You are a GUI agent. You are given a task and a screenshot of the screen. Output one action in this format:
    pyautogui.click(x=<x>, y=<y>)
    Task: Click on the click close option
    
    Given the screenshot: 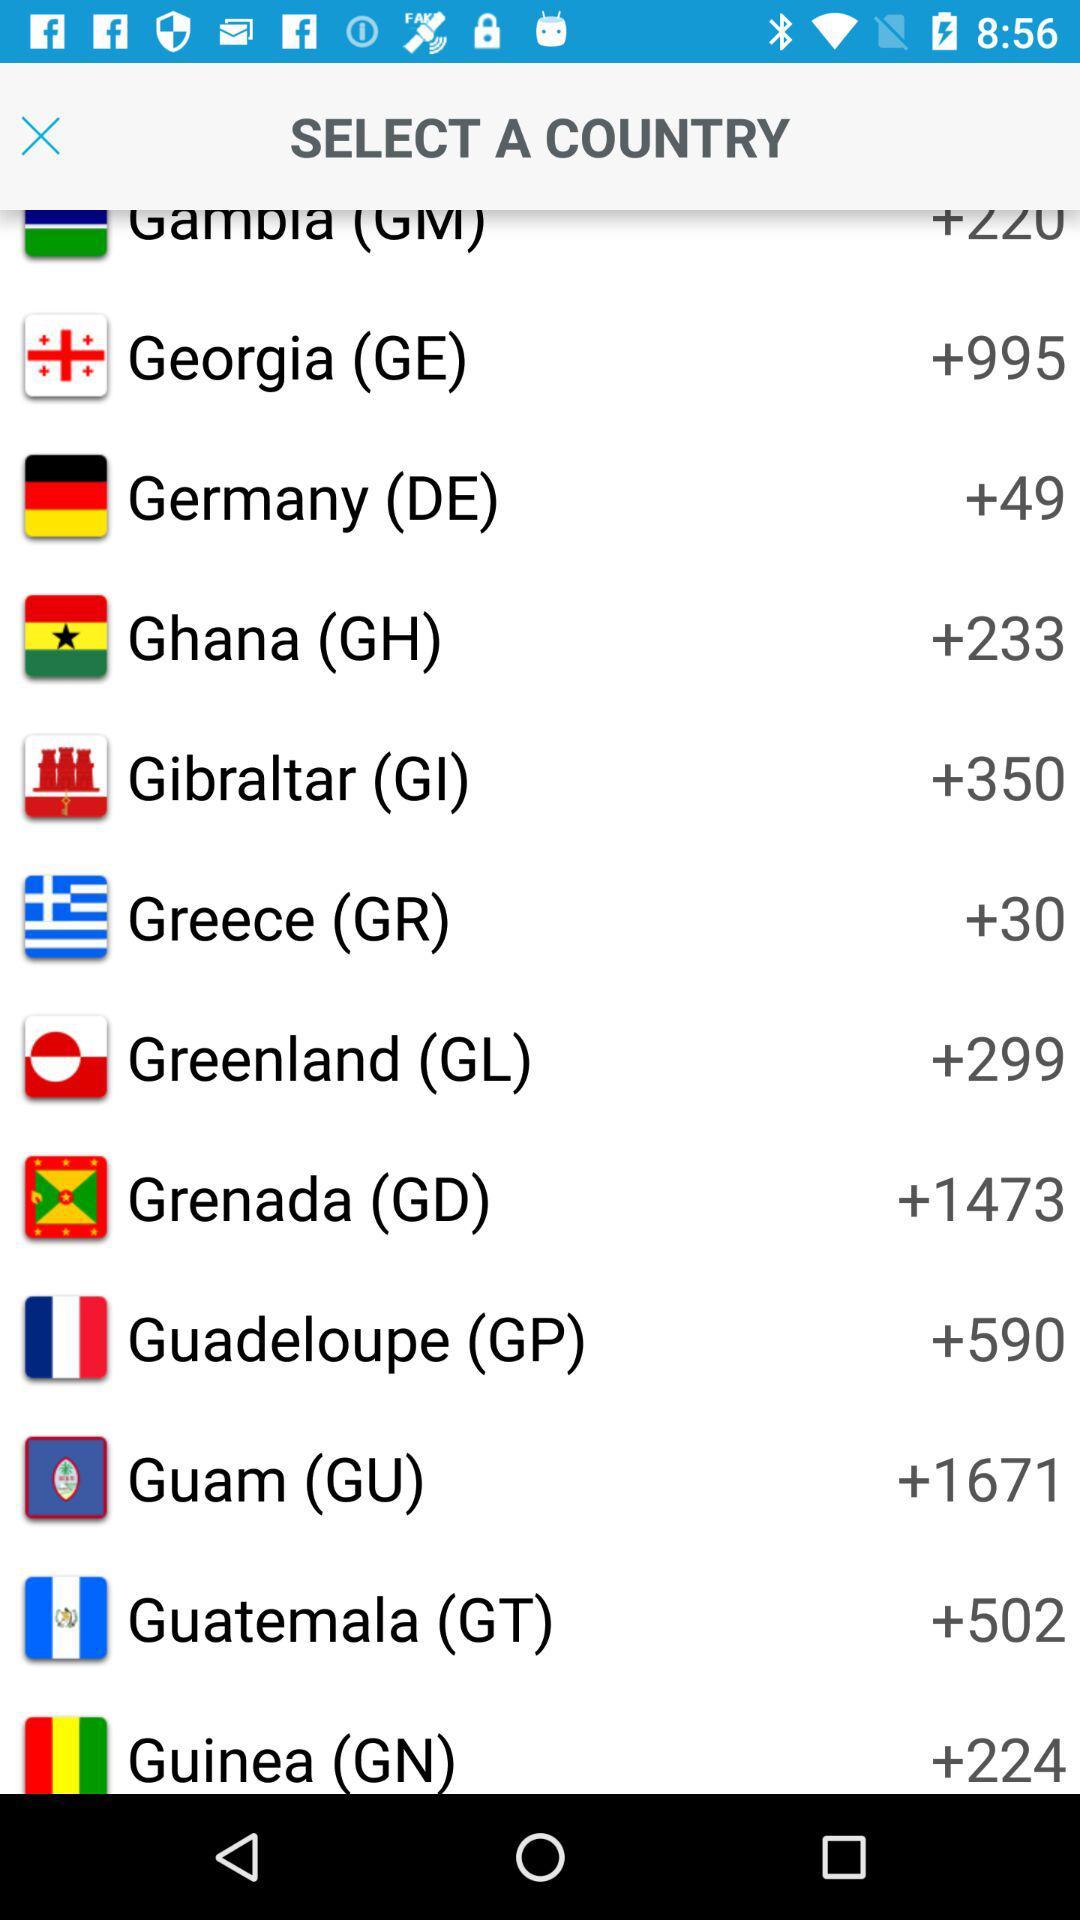 What is the action you would take?
    pyautogui.click(x=40, y=135)
    